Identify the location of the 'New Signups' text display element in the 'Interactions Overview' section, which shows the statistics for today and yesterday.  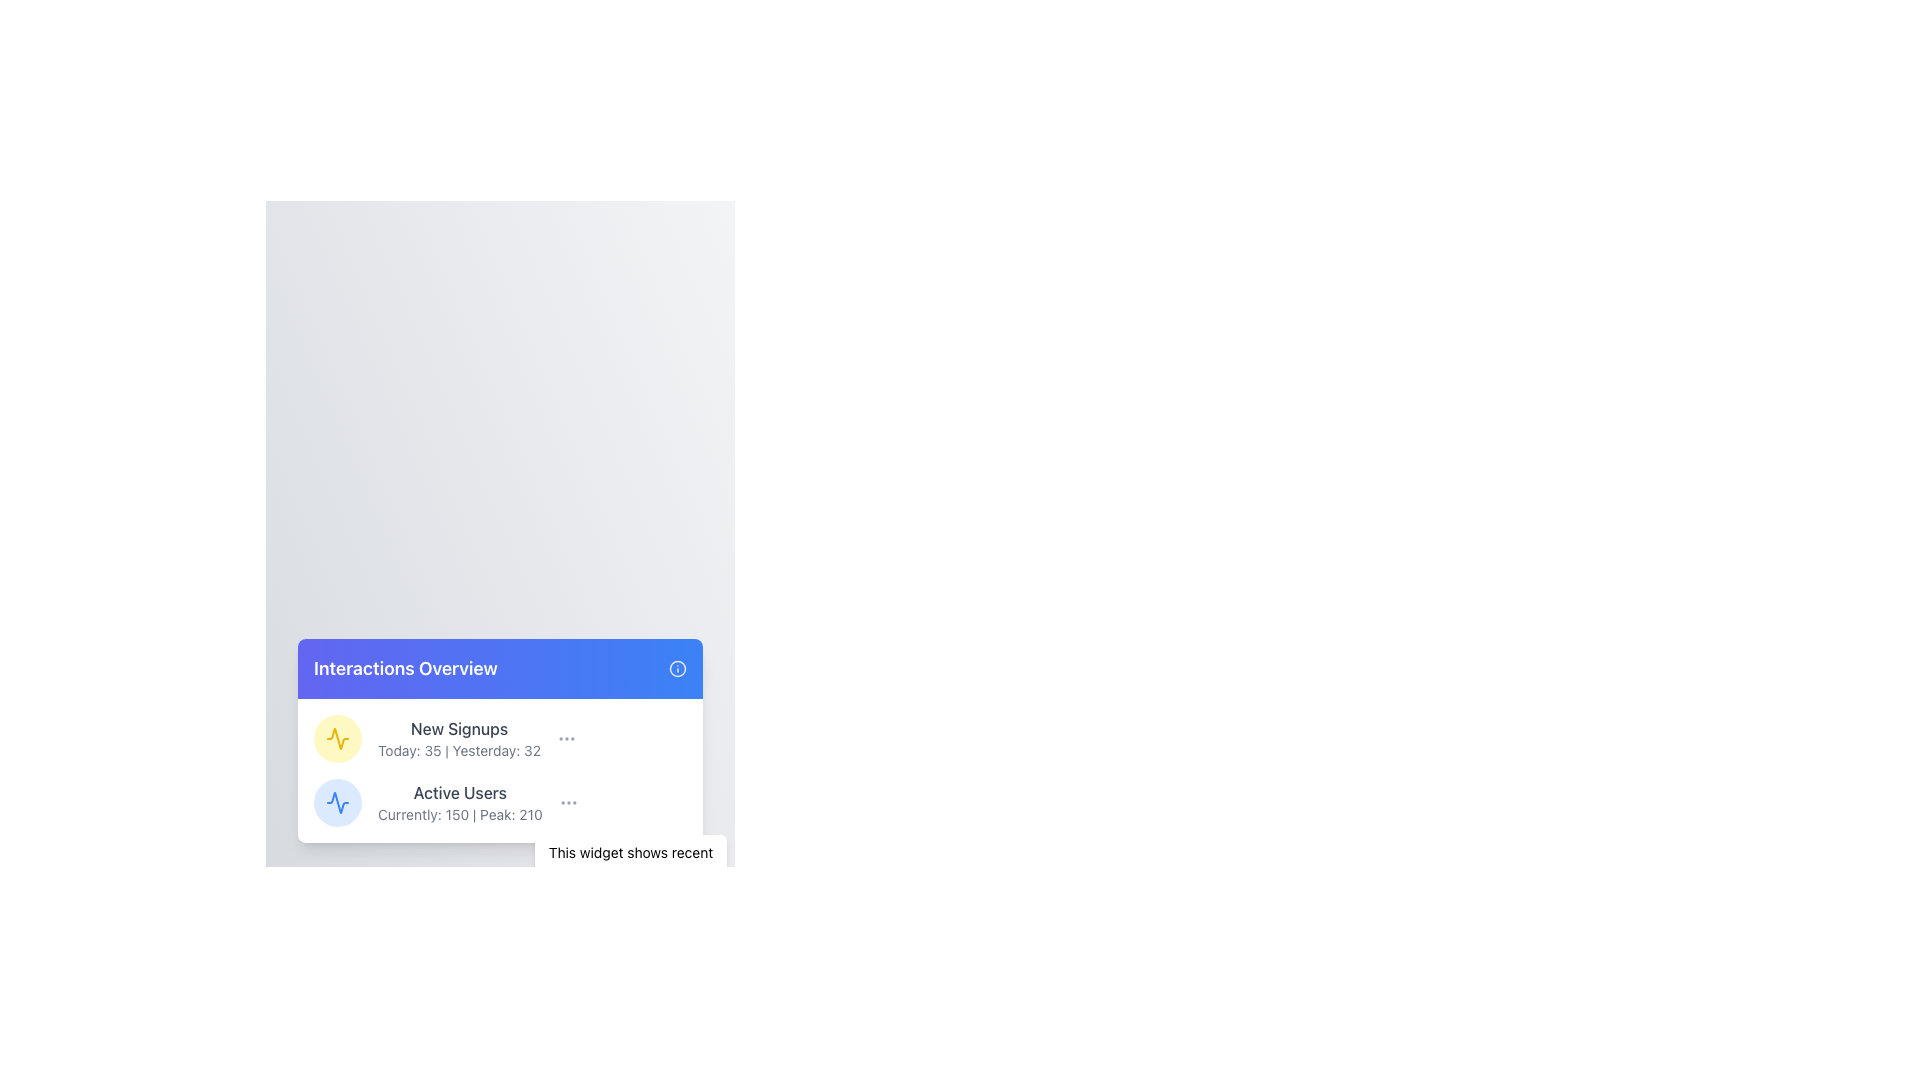
(458, 739).